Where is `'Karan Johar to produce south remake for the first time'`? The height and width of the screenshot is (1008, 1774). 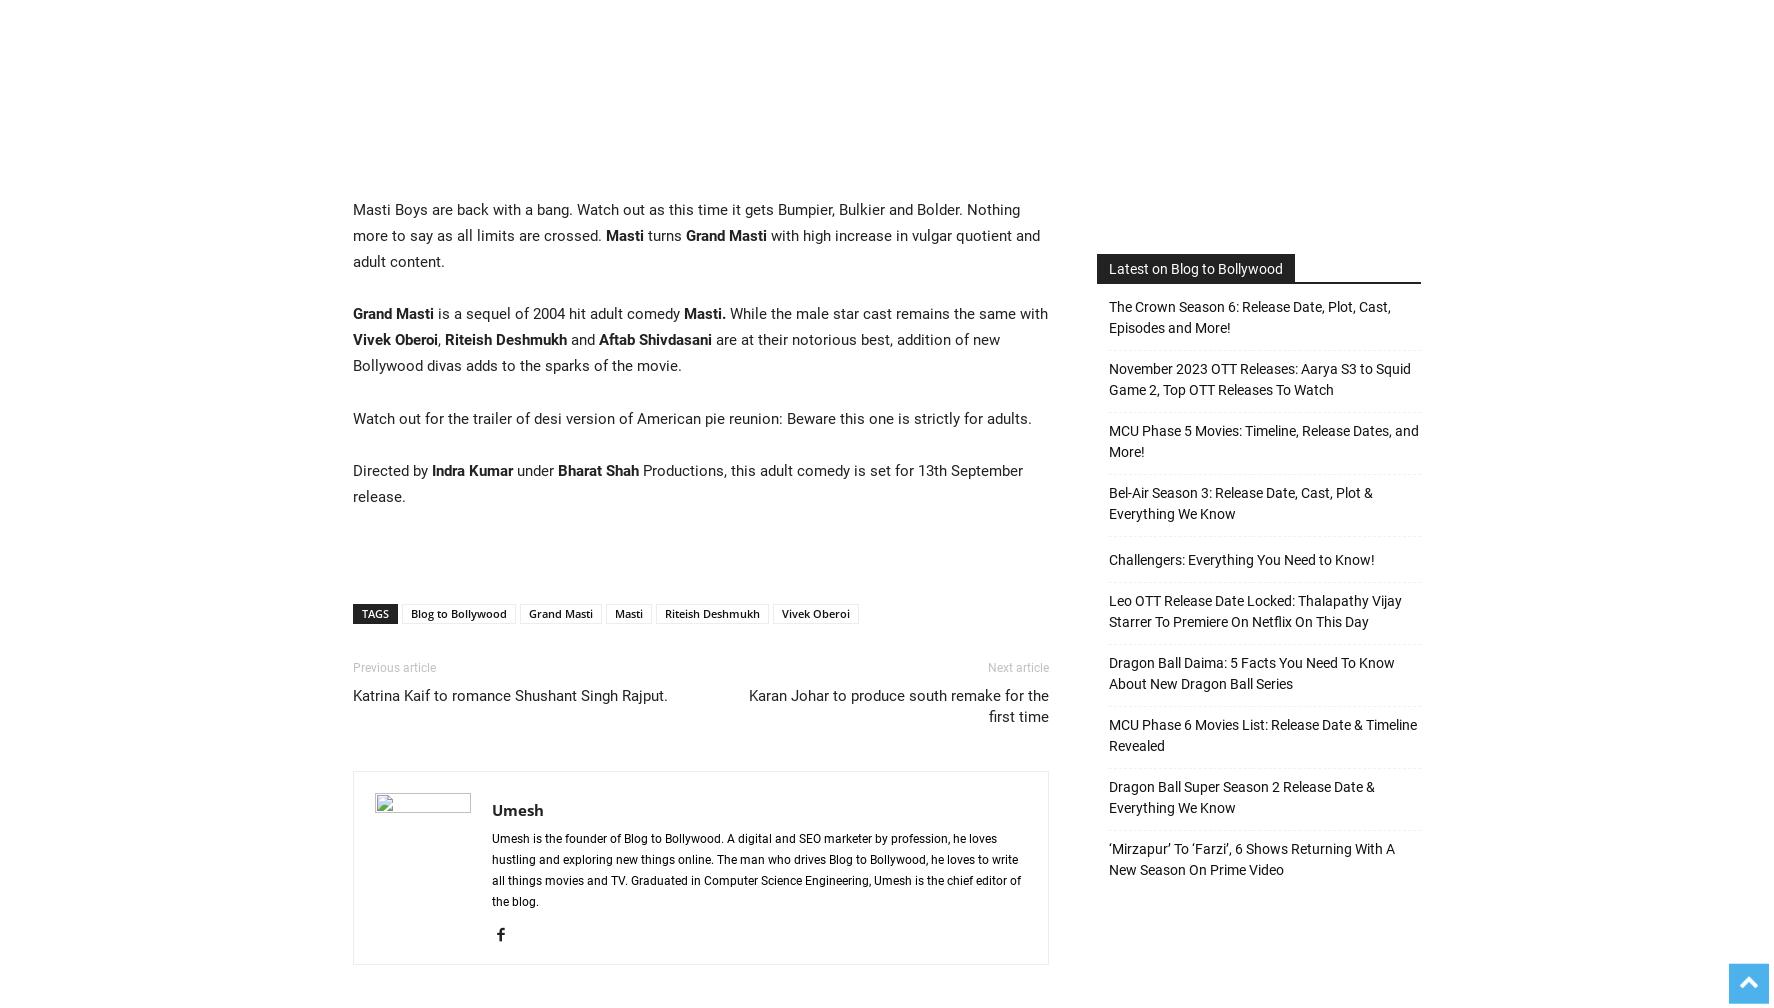
'Karan Johar to produce south remake for the first time' is located at coordinates (898, 705).